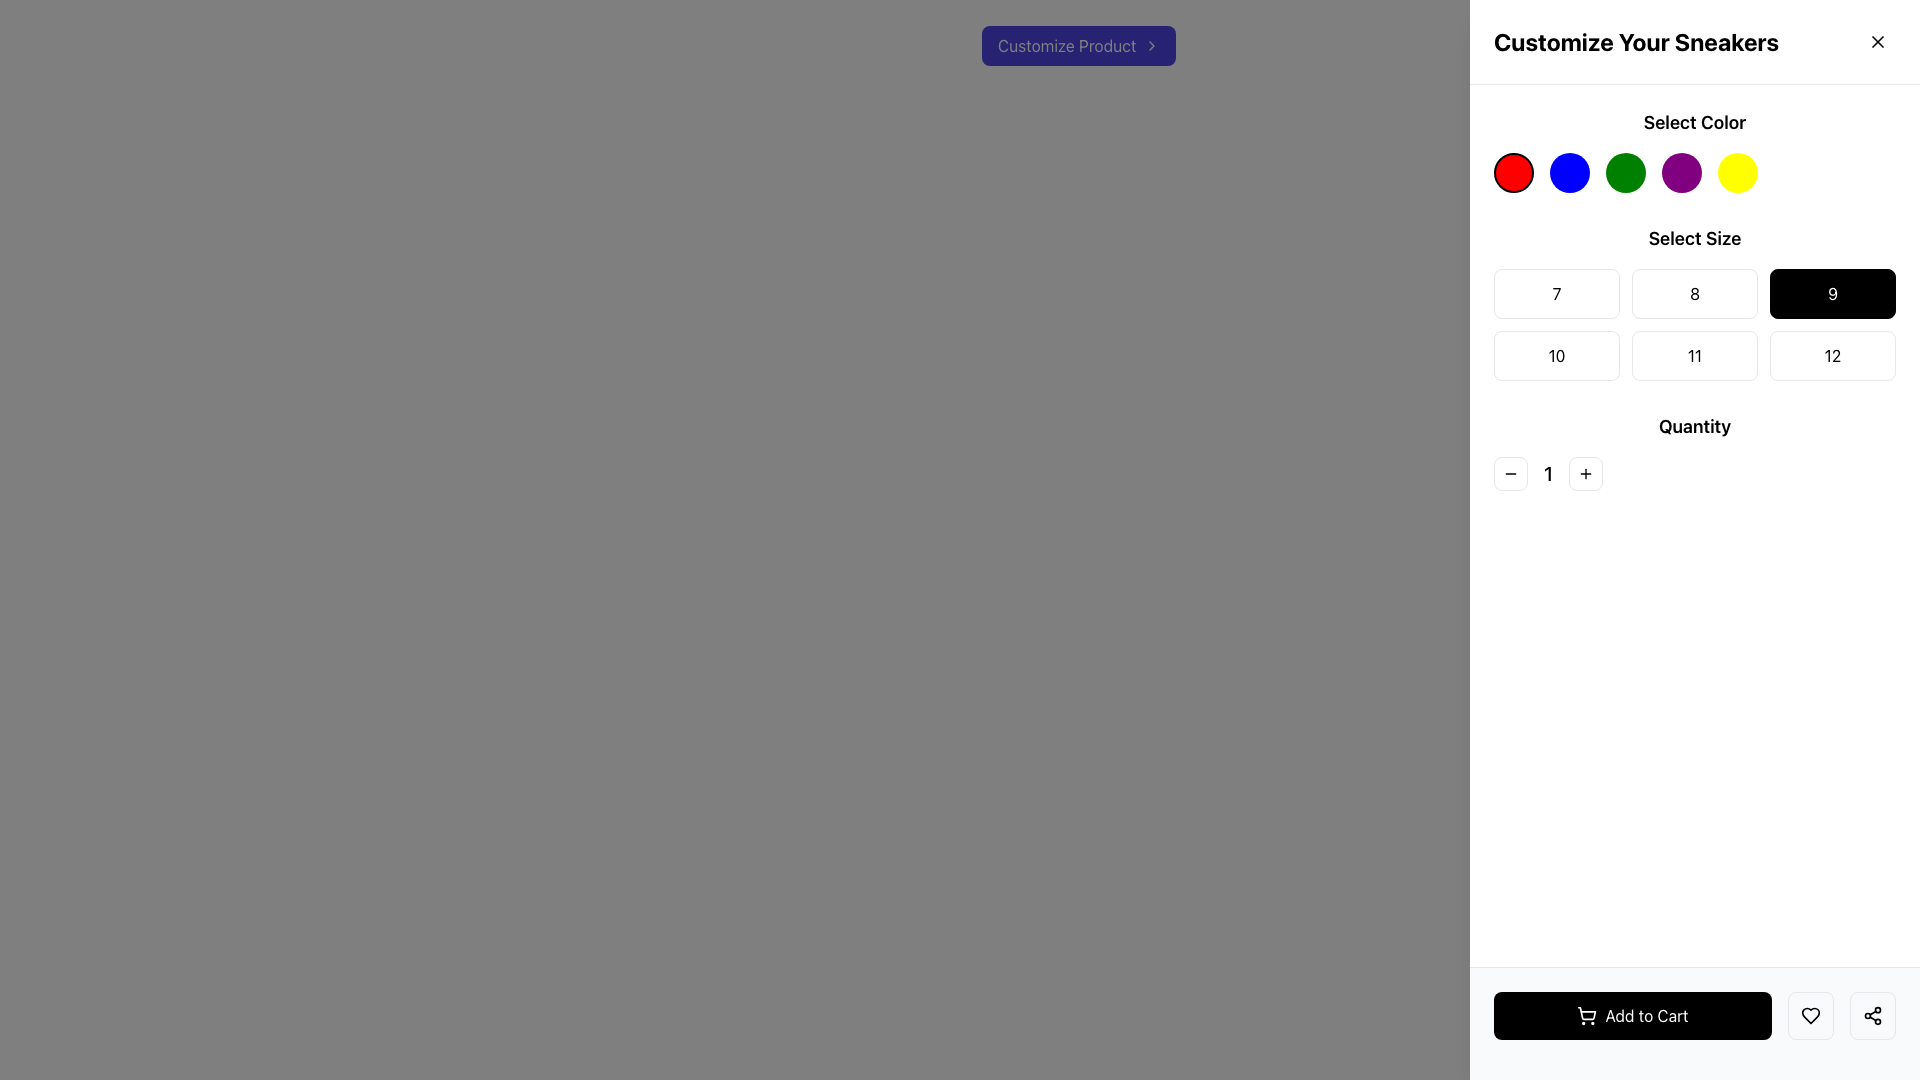 This screenshot has height=1080, width=1920. I want to click on the rectangular button with a black background and white text displaying '9', which is the third button in the grid under the 'Select Size' section, so click(1833, 293).